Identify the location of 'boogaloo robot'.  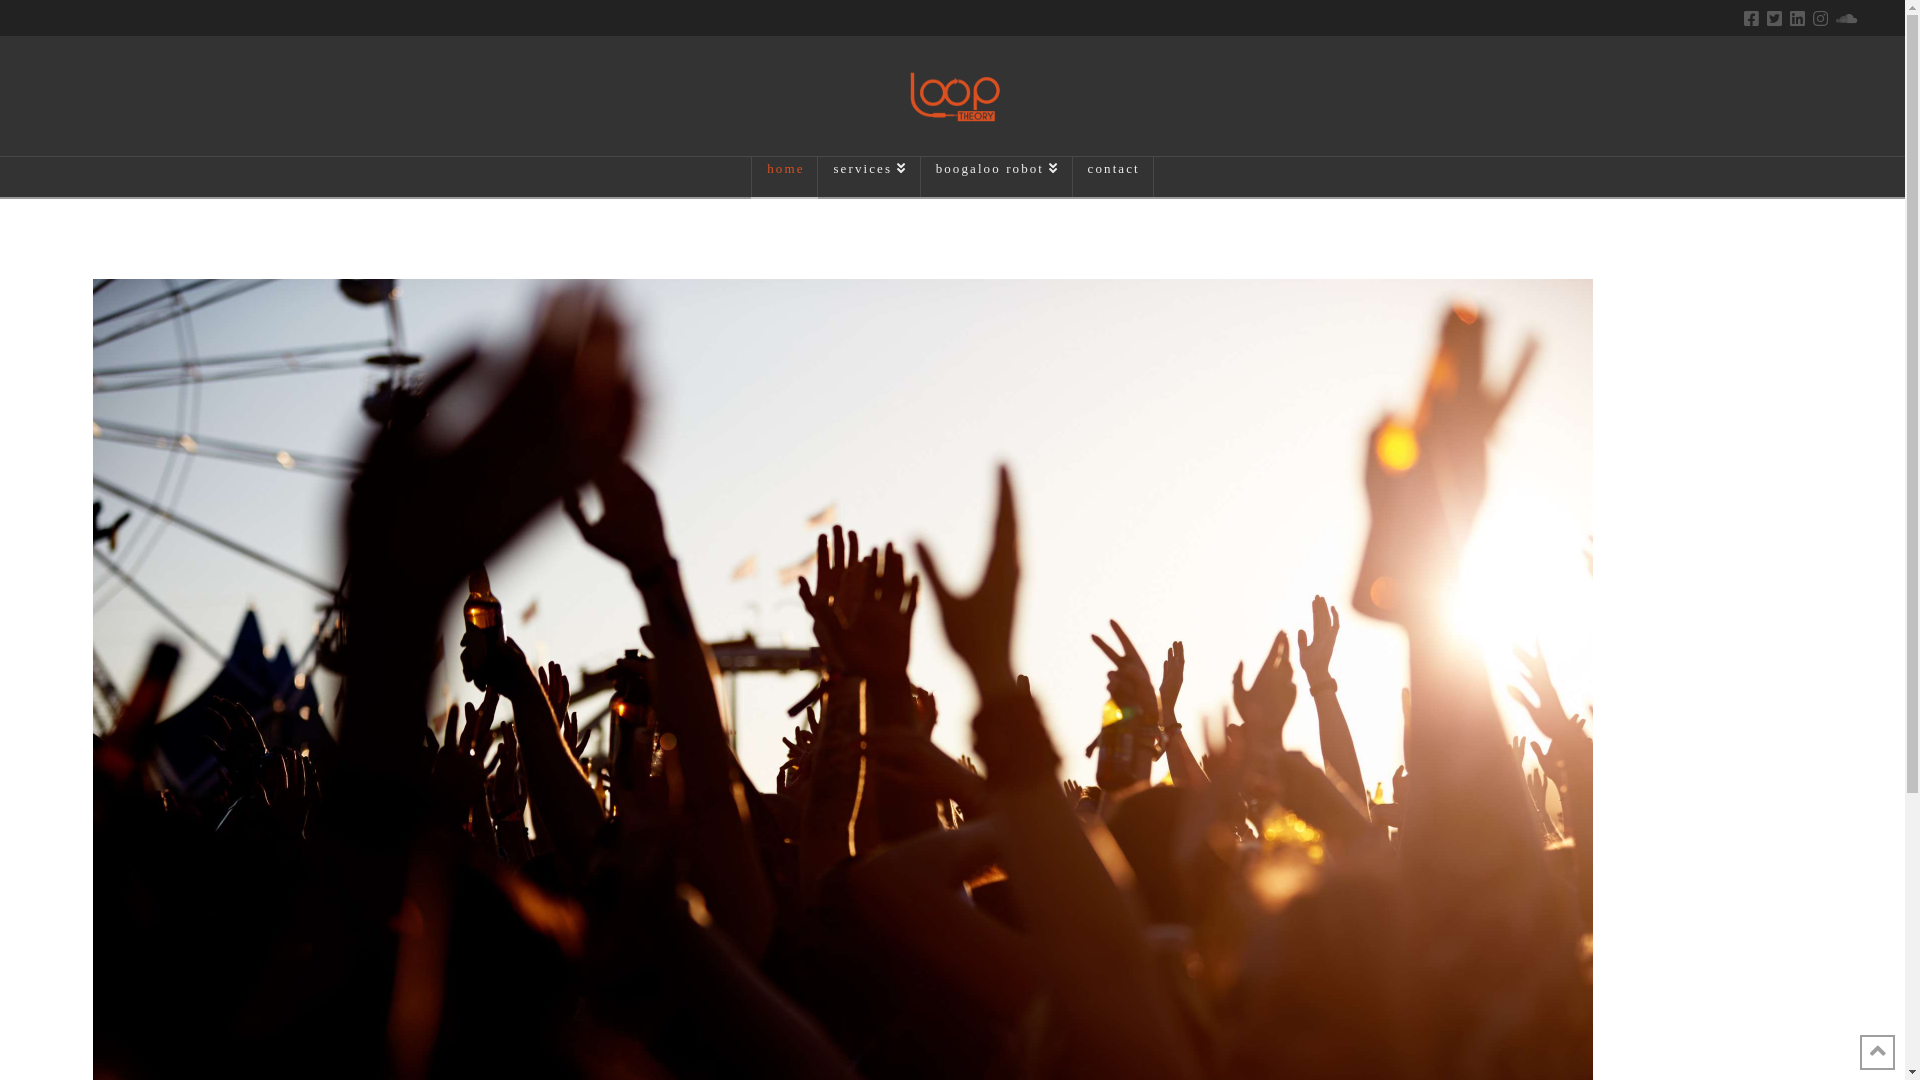
(997, 176).